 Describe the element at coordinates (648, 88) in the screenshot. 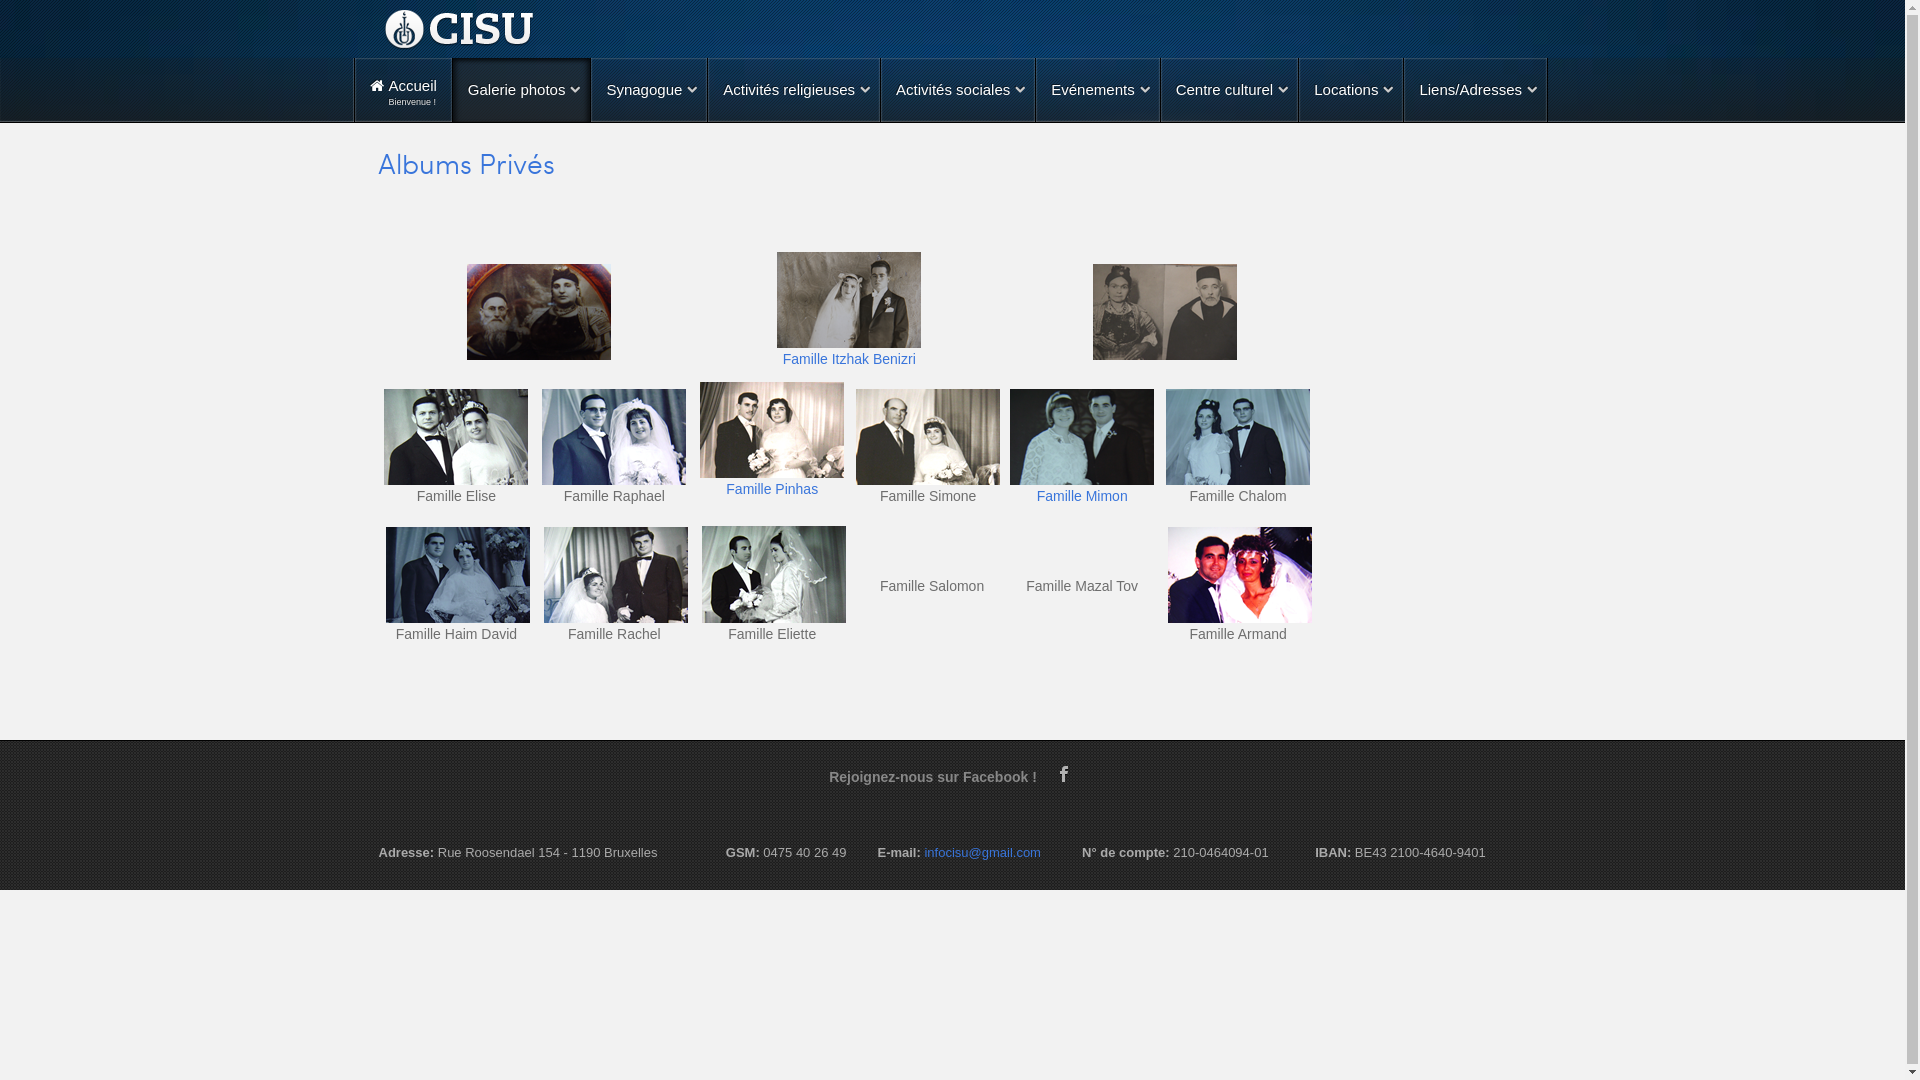

I see `'Synagogue'` at that location.